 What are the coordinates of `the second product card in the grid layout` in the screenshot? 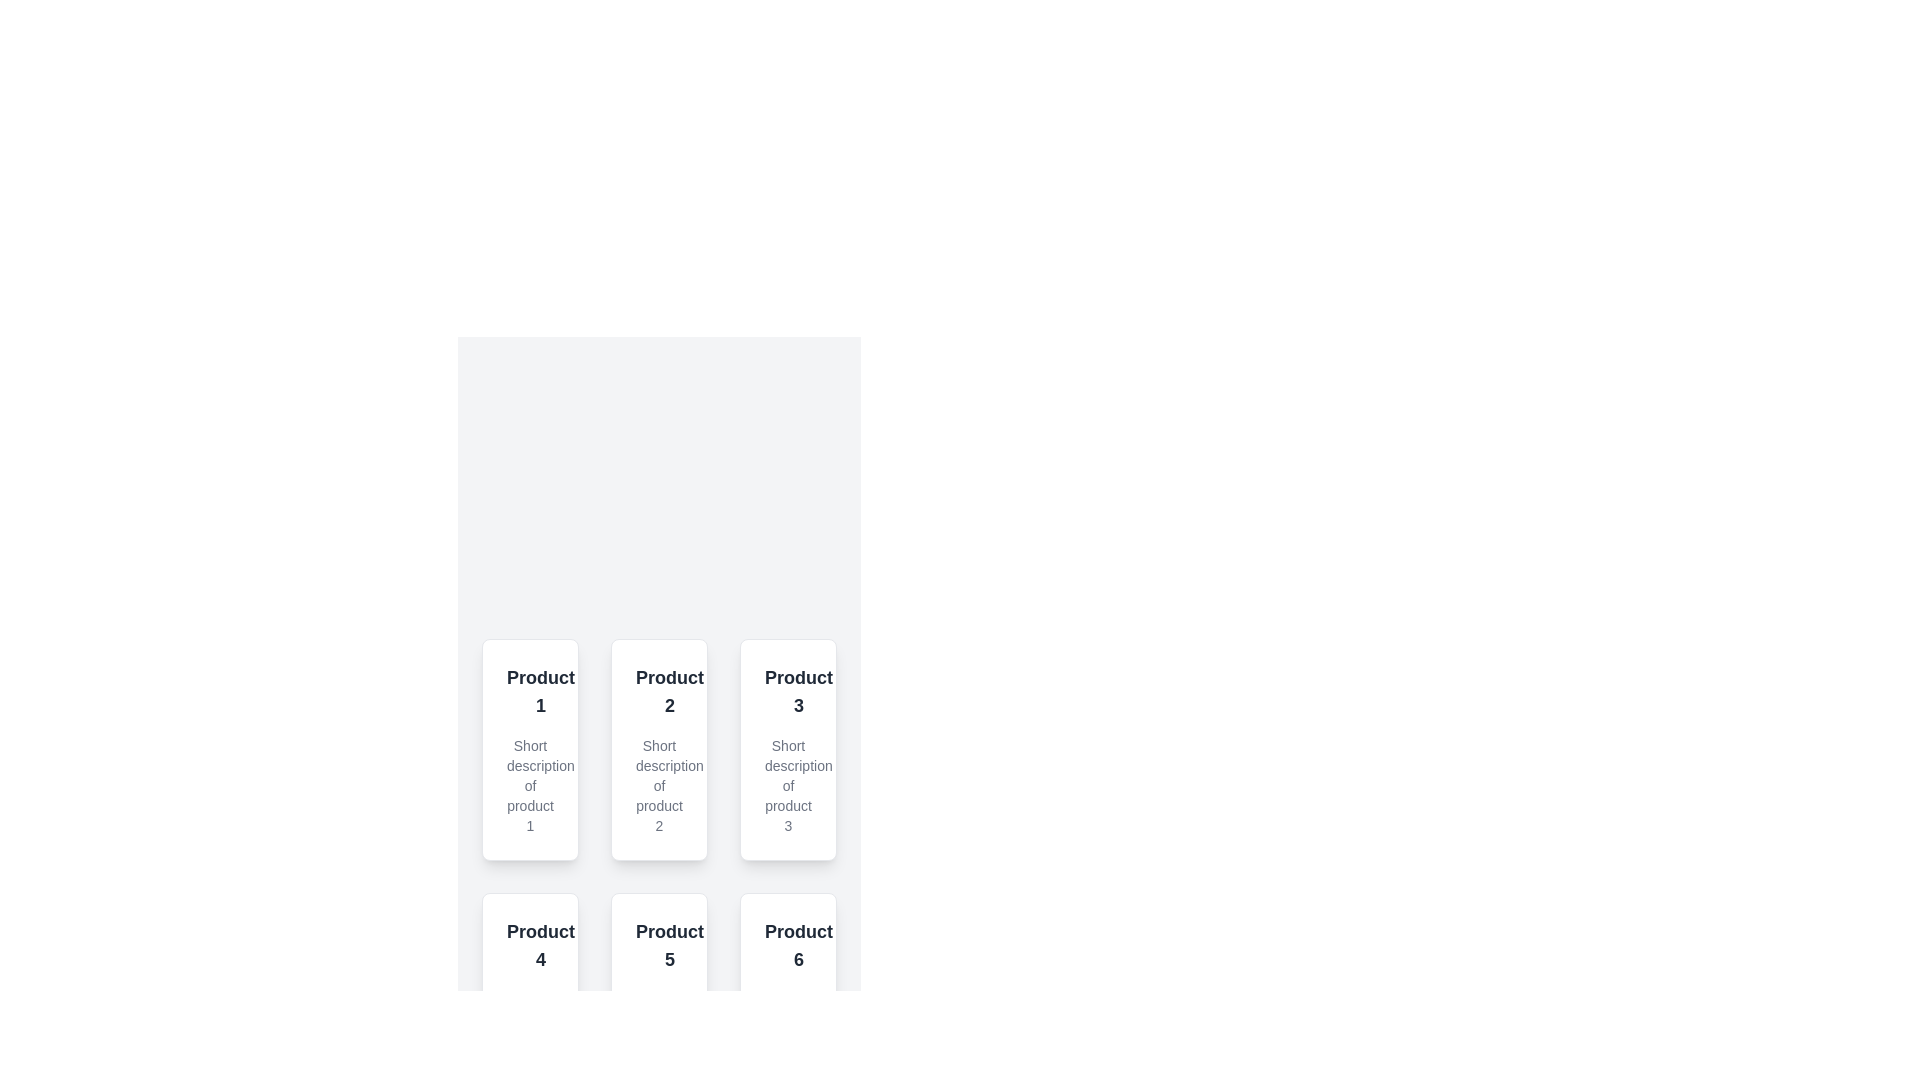 It's located at (659, 749).